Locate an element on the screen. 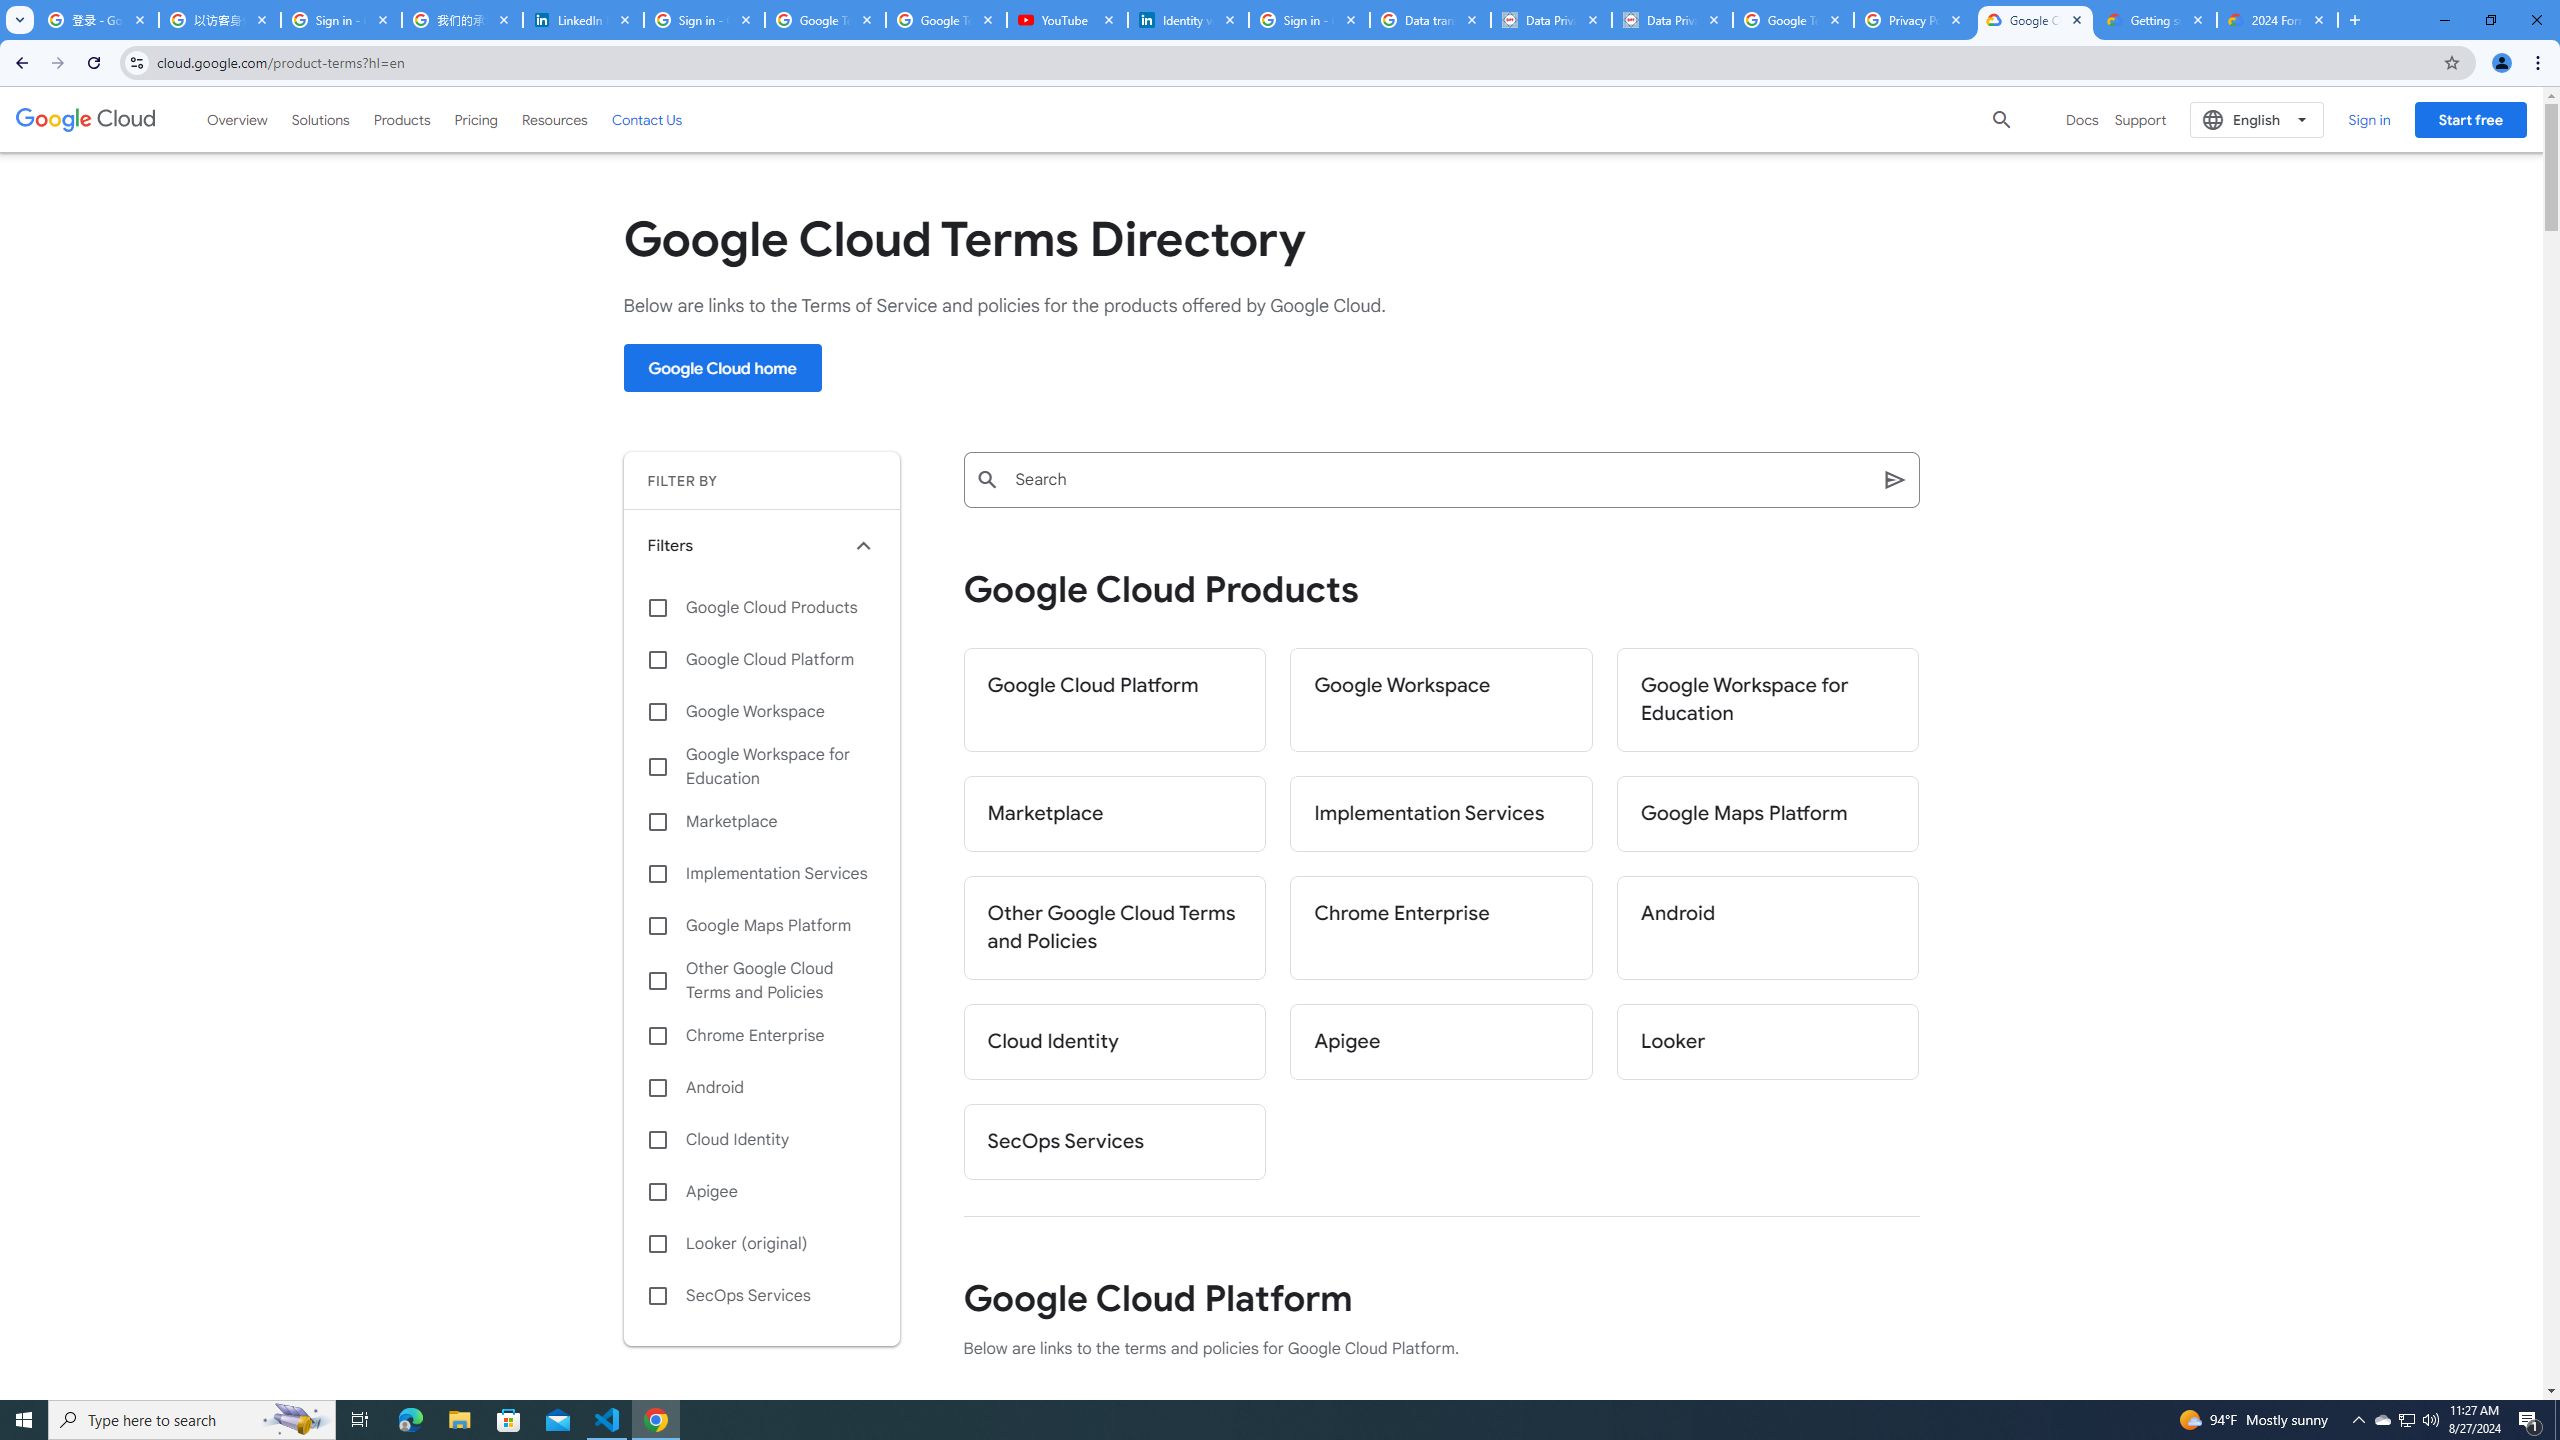 This screenshot has width=2560, height=1440. 'Data Privacy Framework' is located at coordinates (1671, 19).